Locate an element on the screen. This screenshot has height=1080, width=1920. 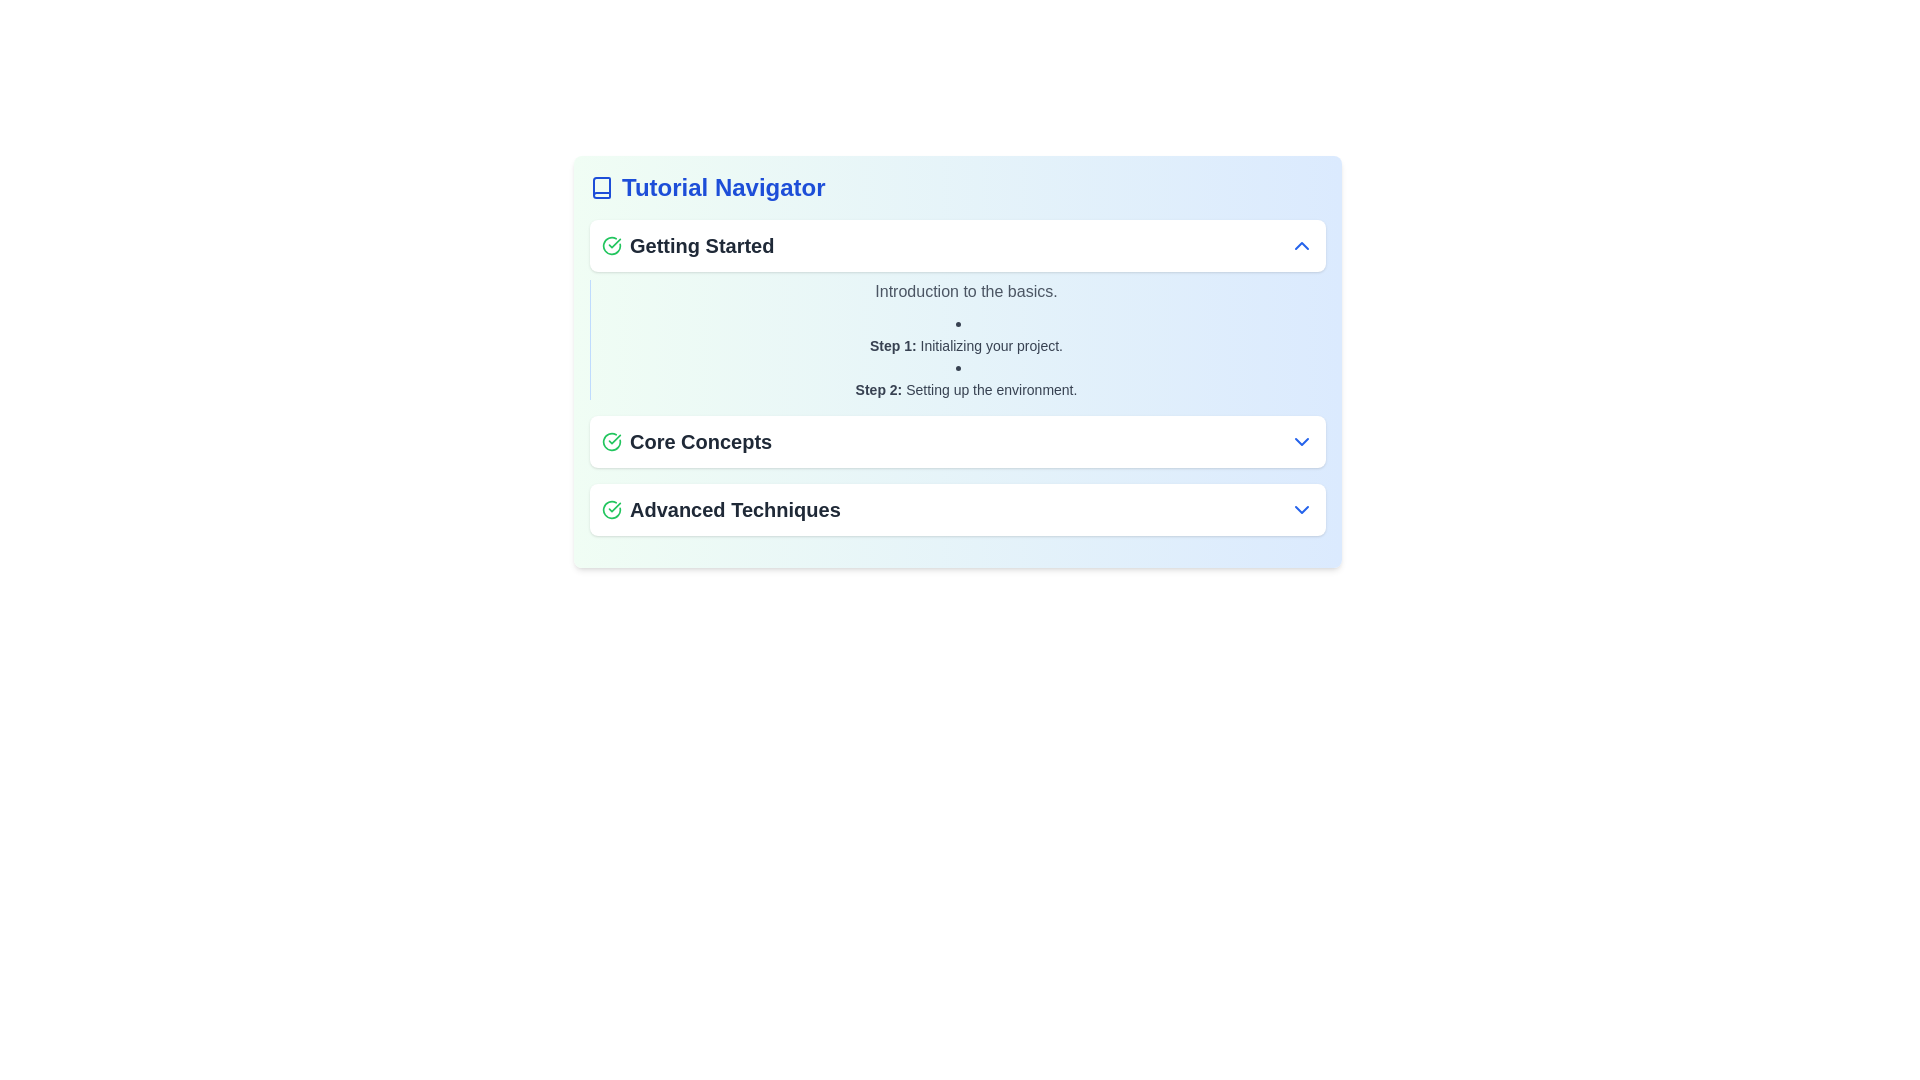
the text element that reads 'Step 2: Setting up the environment.' which is visually distinct with bold styling on 'Step 2:' and is part of the tutorial navigator is located at coordinates (966, 389).